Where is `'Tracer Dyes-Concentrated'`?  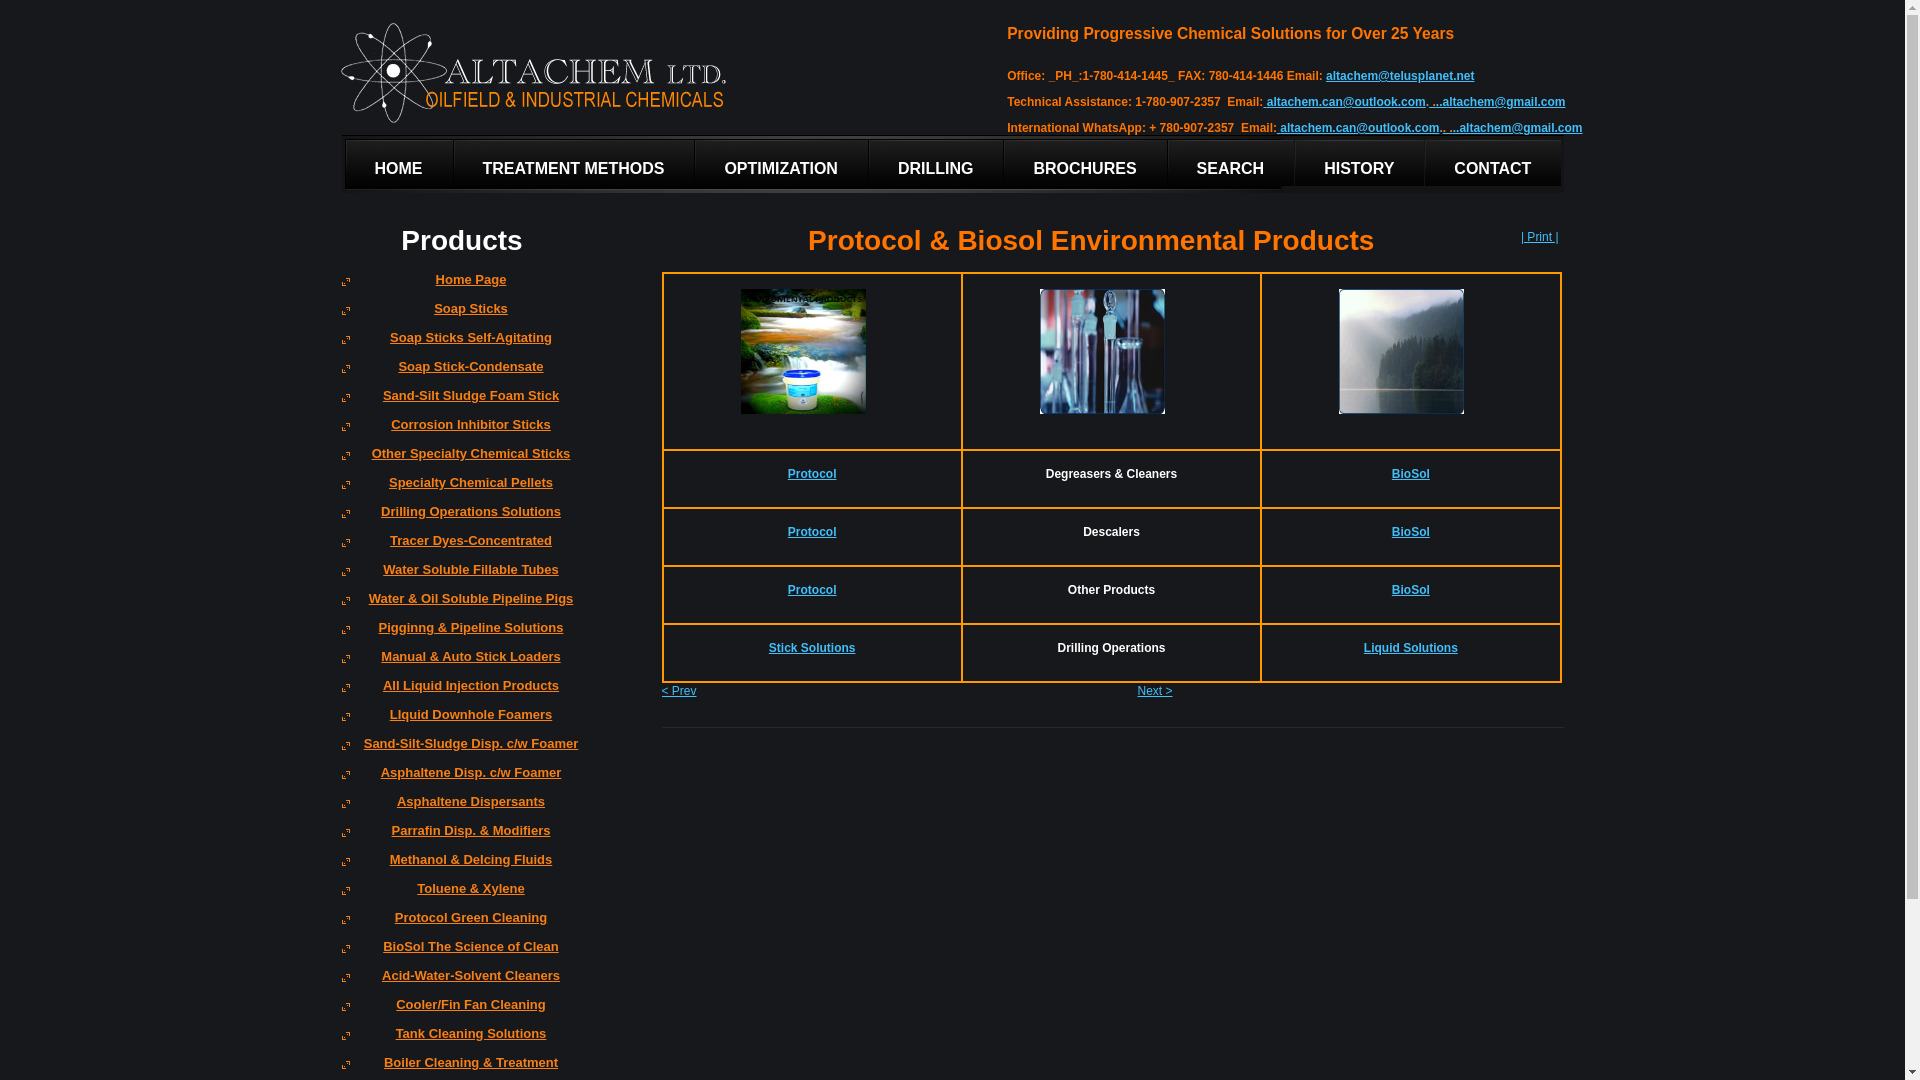 'Tracer Dyes-Concentrated' is located at coordinates (461, 547).